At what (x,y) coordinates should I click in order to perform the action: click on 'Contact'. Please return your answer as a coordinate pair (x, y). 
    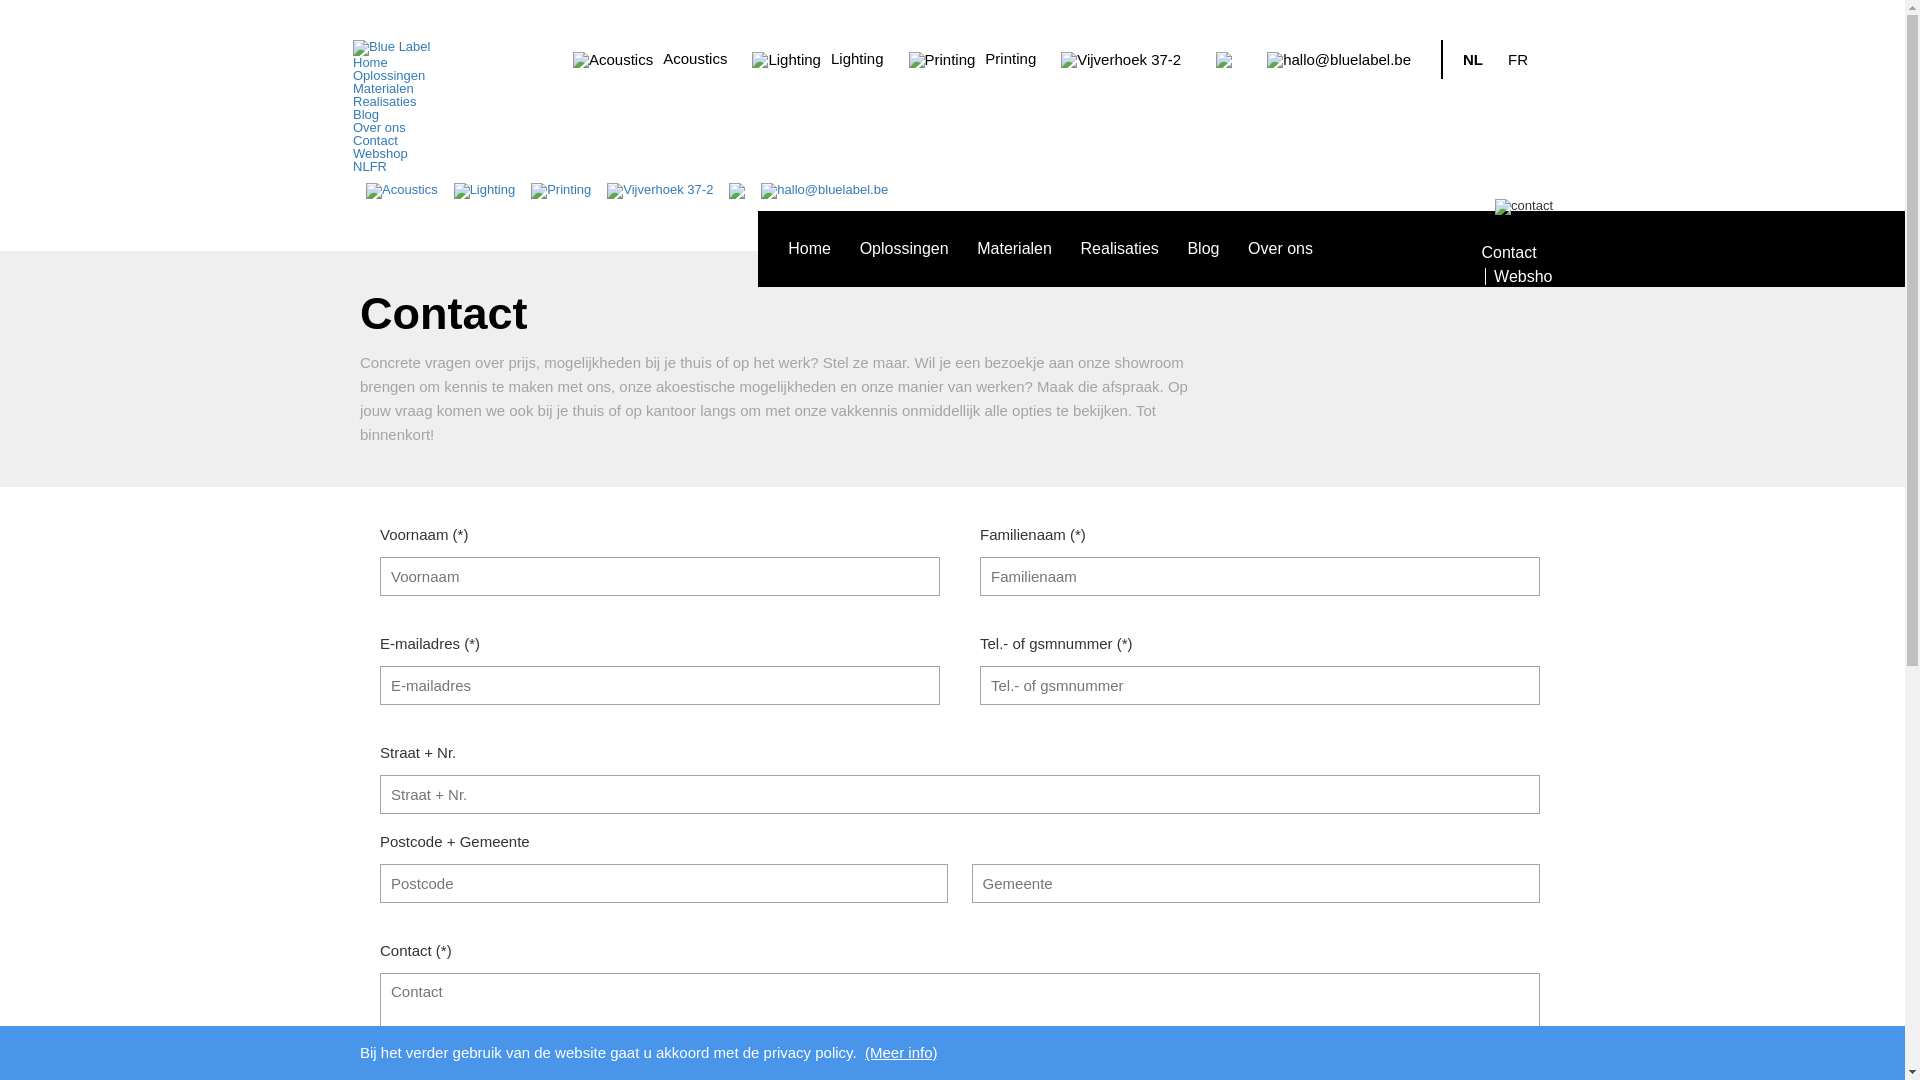
    Looking at the image, I should click on (1481, 251).